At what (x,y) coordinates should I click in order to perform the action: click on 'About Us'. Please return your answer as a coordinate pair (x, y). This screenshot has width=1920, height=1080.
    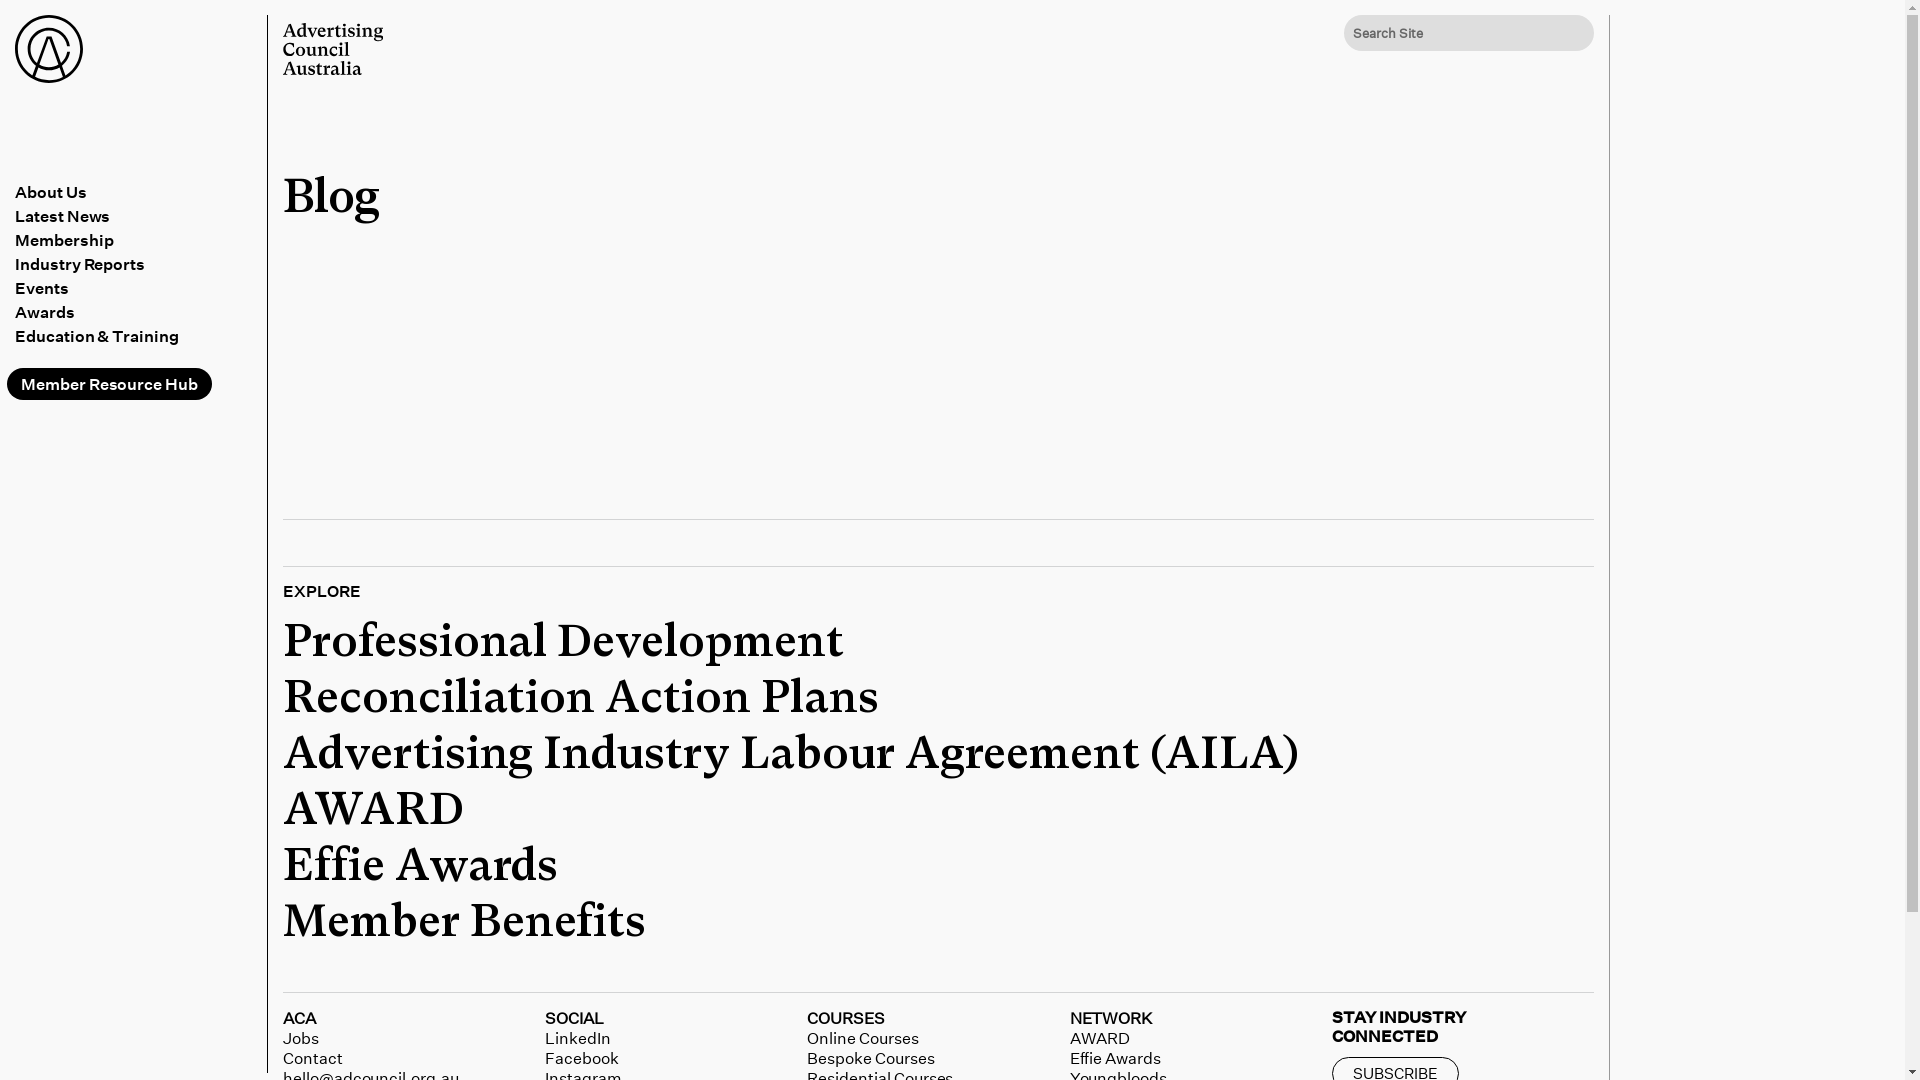
    Looking at the image, I should click on (136, 192).